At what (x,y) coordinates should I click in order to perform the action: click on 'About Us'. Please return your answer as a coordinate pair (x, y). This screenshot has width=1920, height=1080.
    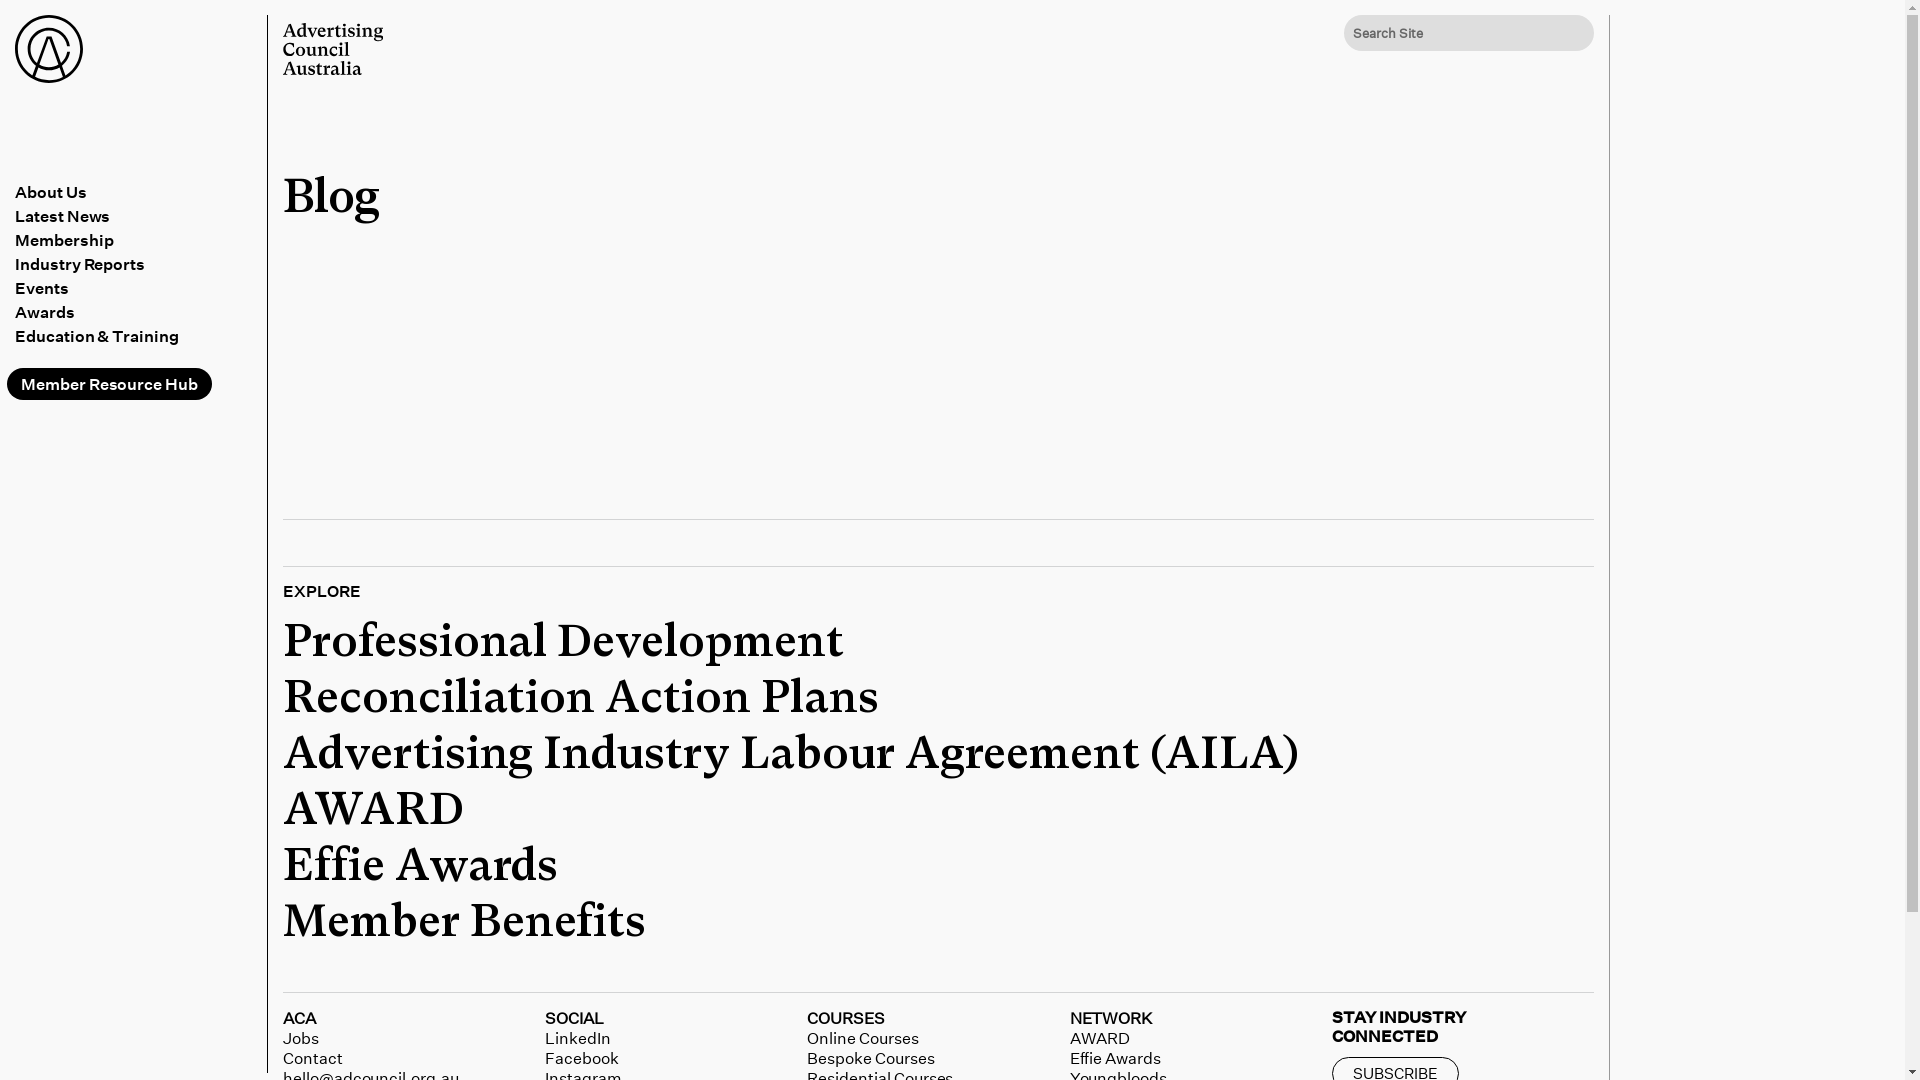
    Looking at the image, I should click on (136, 192).